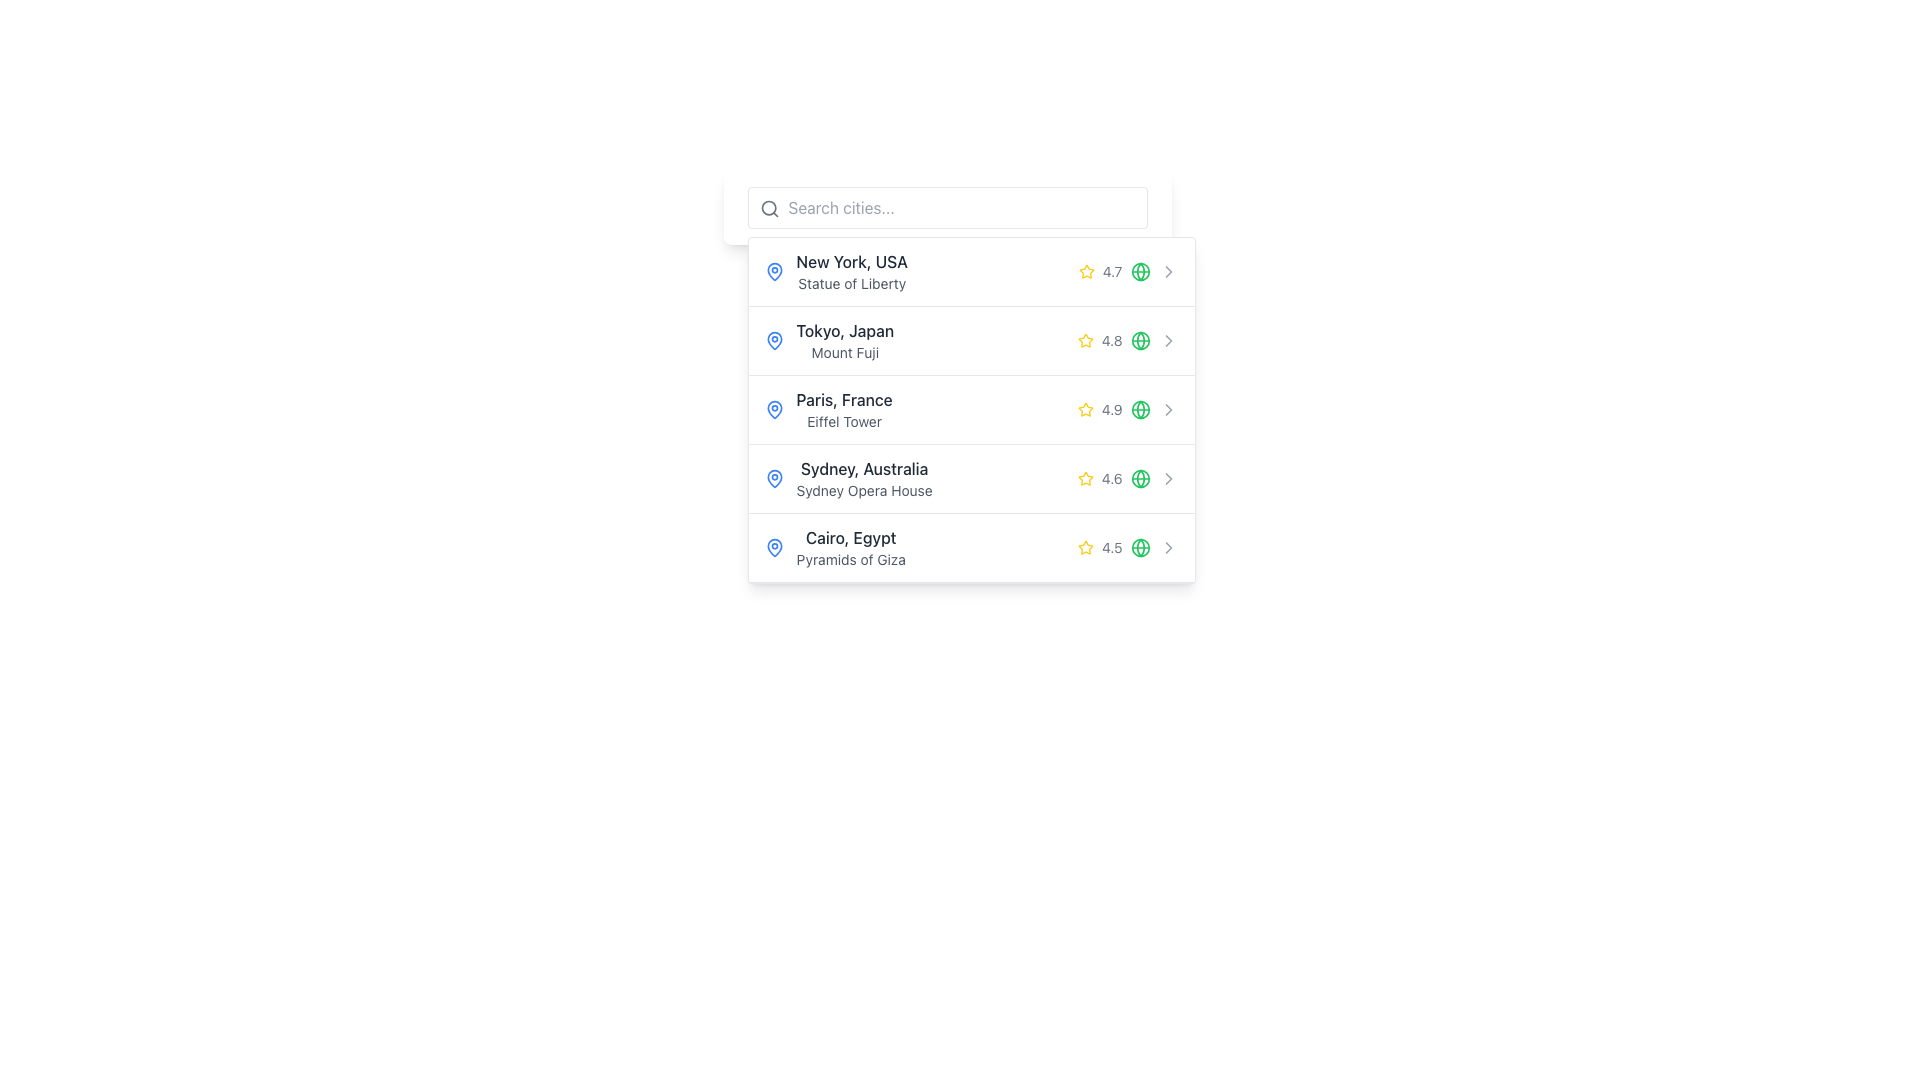 The height and width of the screenshot is (1080, 1920). Describe the element at coordinates (1140, 272) in the screenshot. I see `the globe icon located to the right of the rating '4.7' in the row for 'New York, USA'` at that location.